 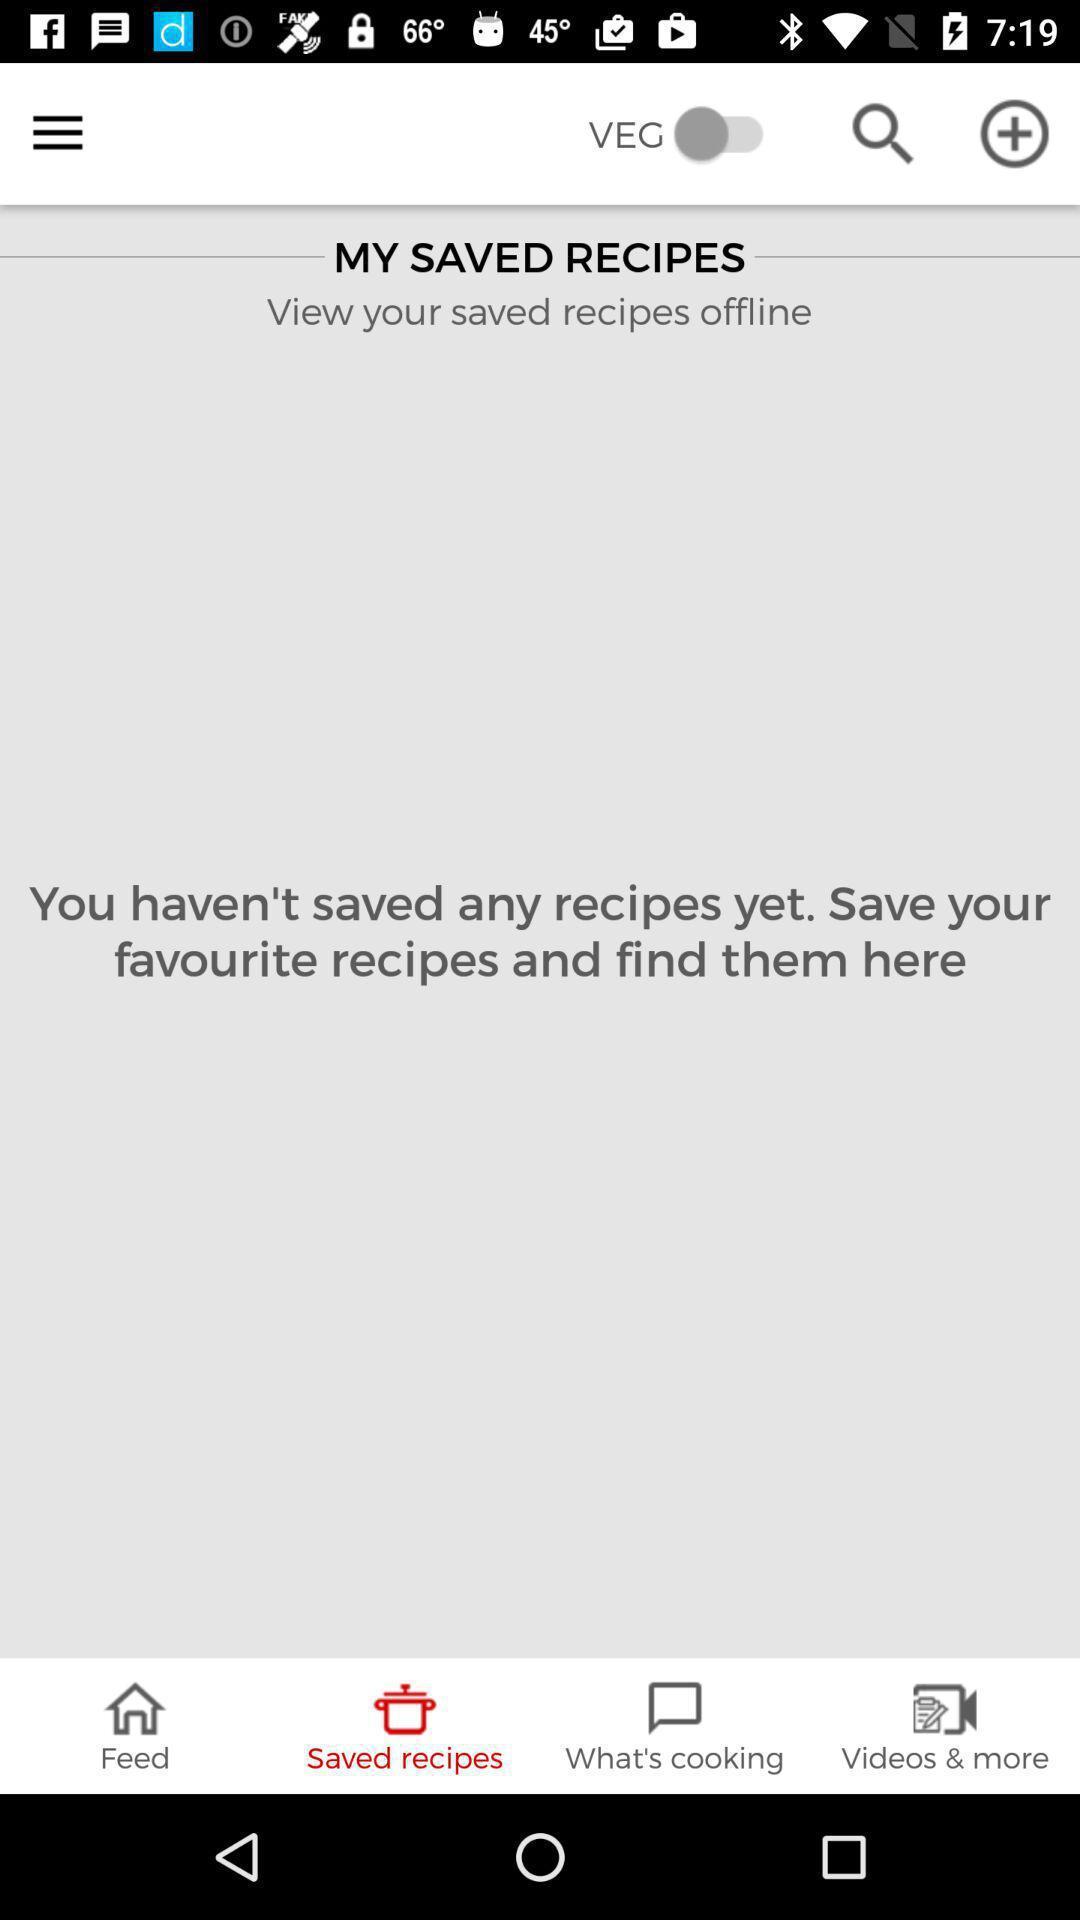 What do you see at coordinates (945, 1725) in the screenshot?
I see `the item below you haven t item` at bounding box center [945, 1725].